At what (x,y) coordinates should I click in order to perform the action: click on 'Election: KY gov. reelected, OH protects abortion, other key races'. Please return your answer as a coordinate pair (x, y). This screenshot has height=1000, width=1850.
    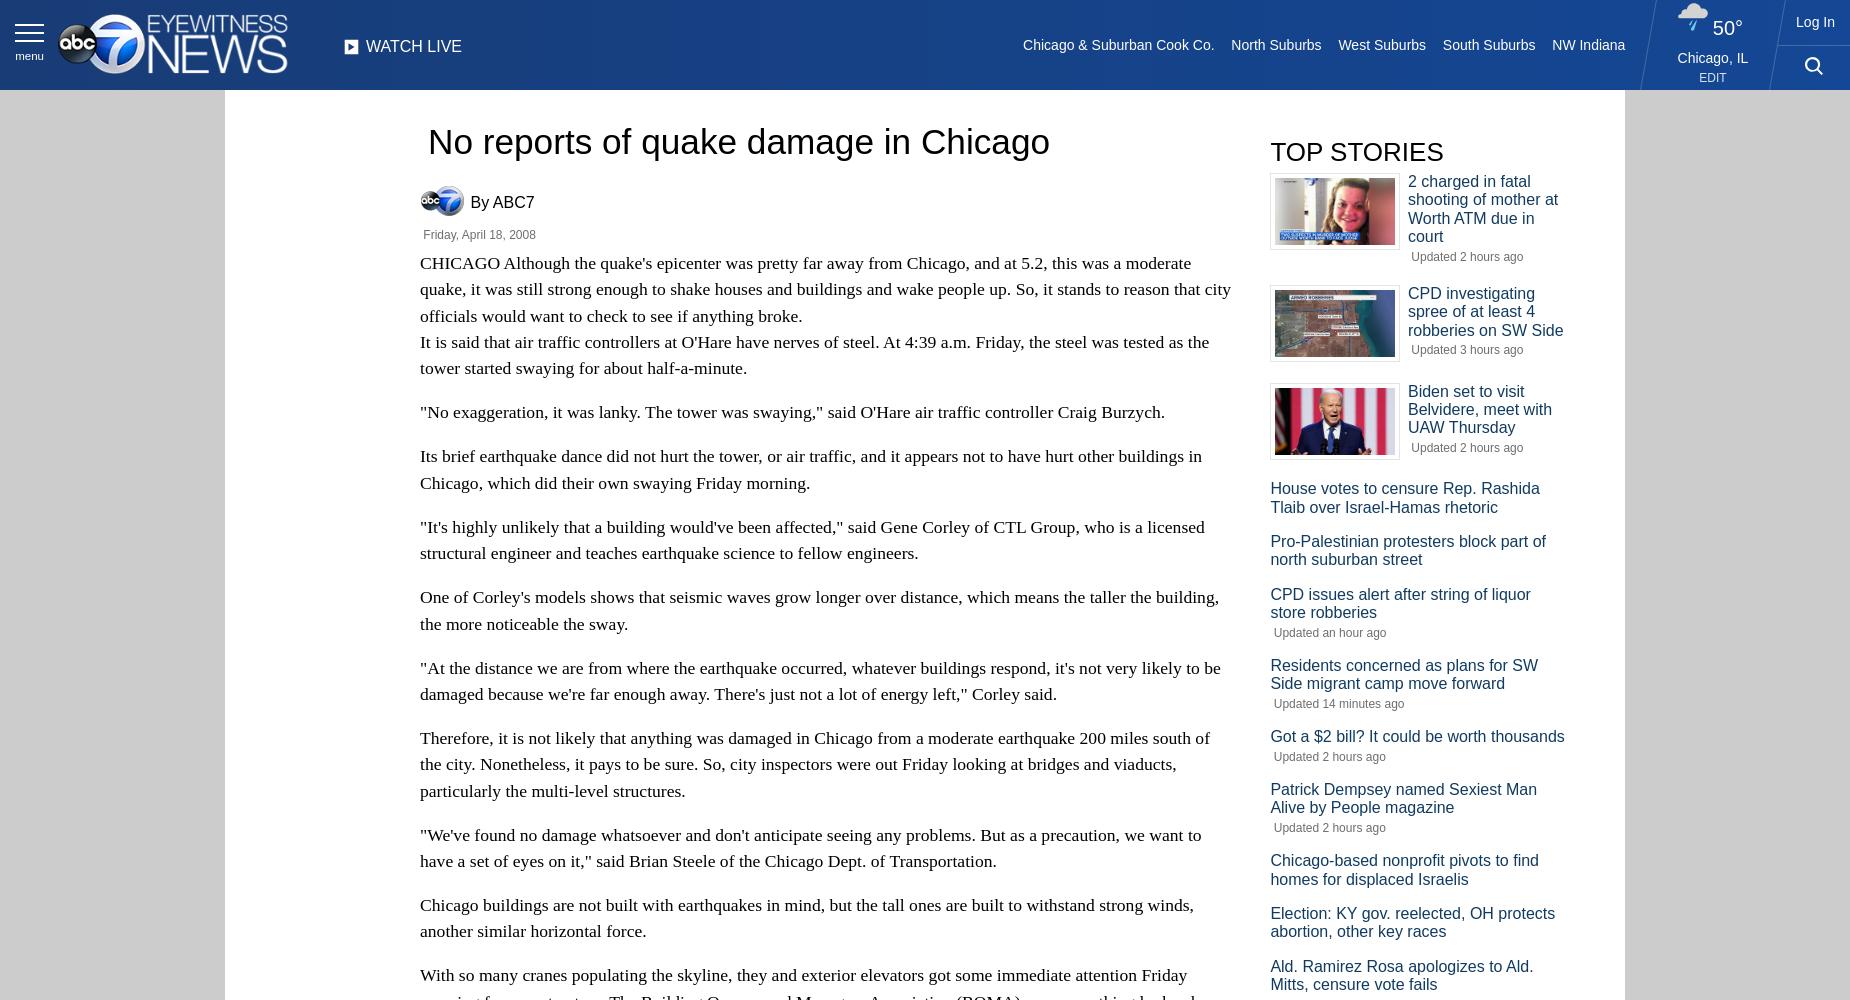
    Looking at the image, I should click on (1412, 922).